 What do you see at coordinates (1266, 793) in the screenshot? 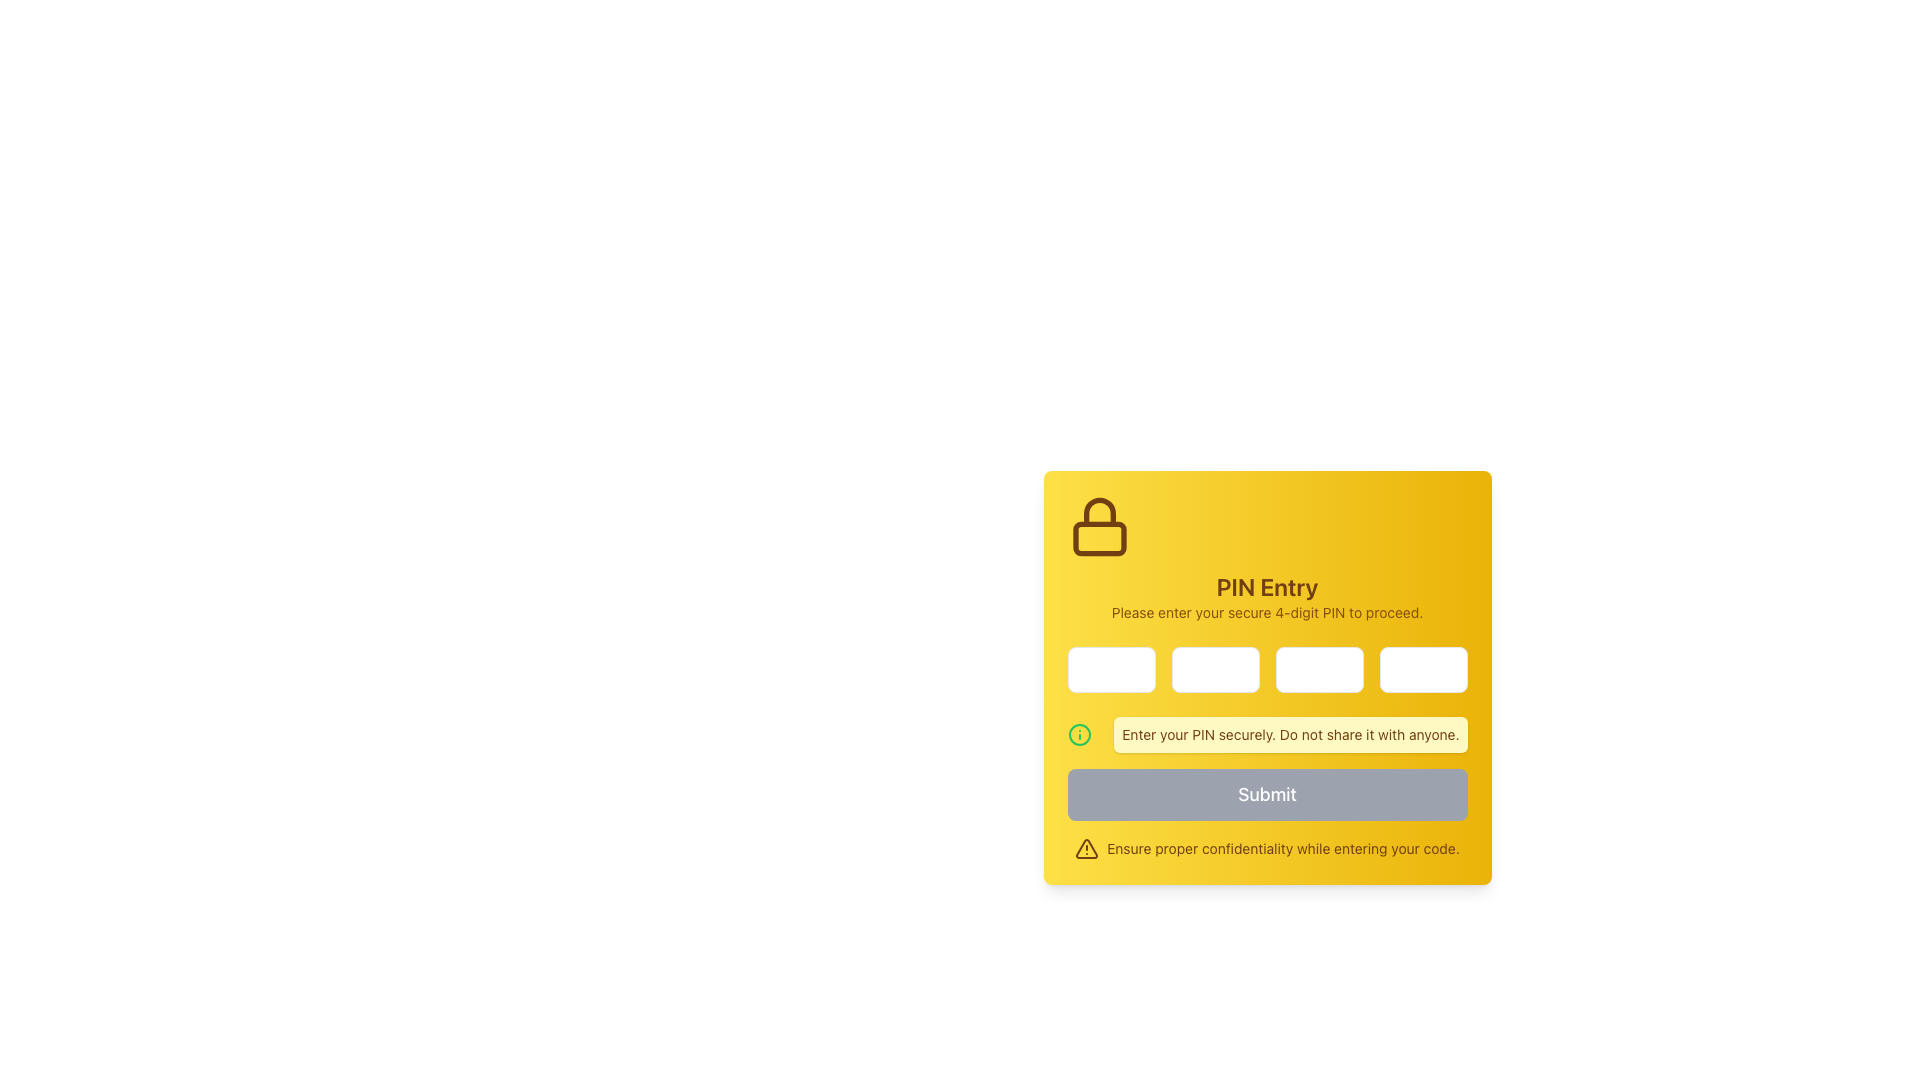
I see `the 'Submit' button, which has a gray rectangular background with rounded corners and white text, located at the bottom of the PIN entry interface` at bounding box center [1266, 793].